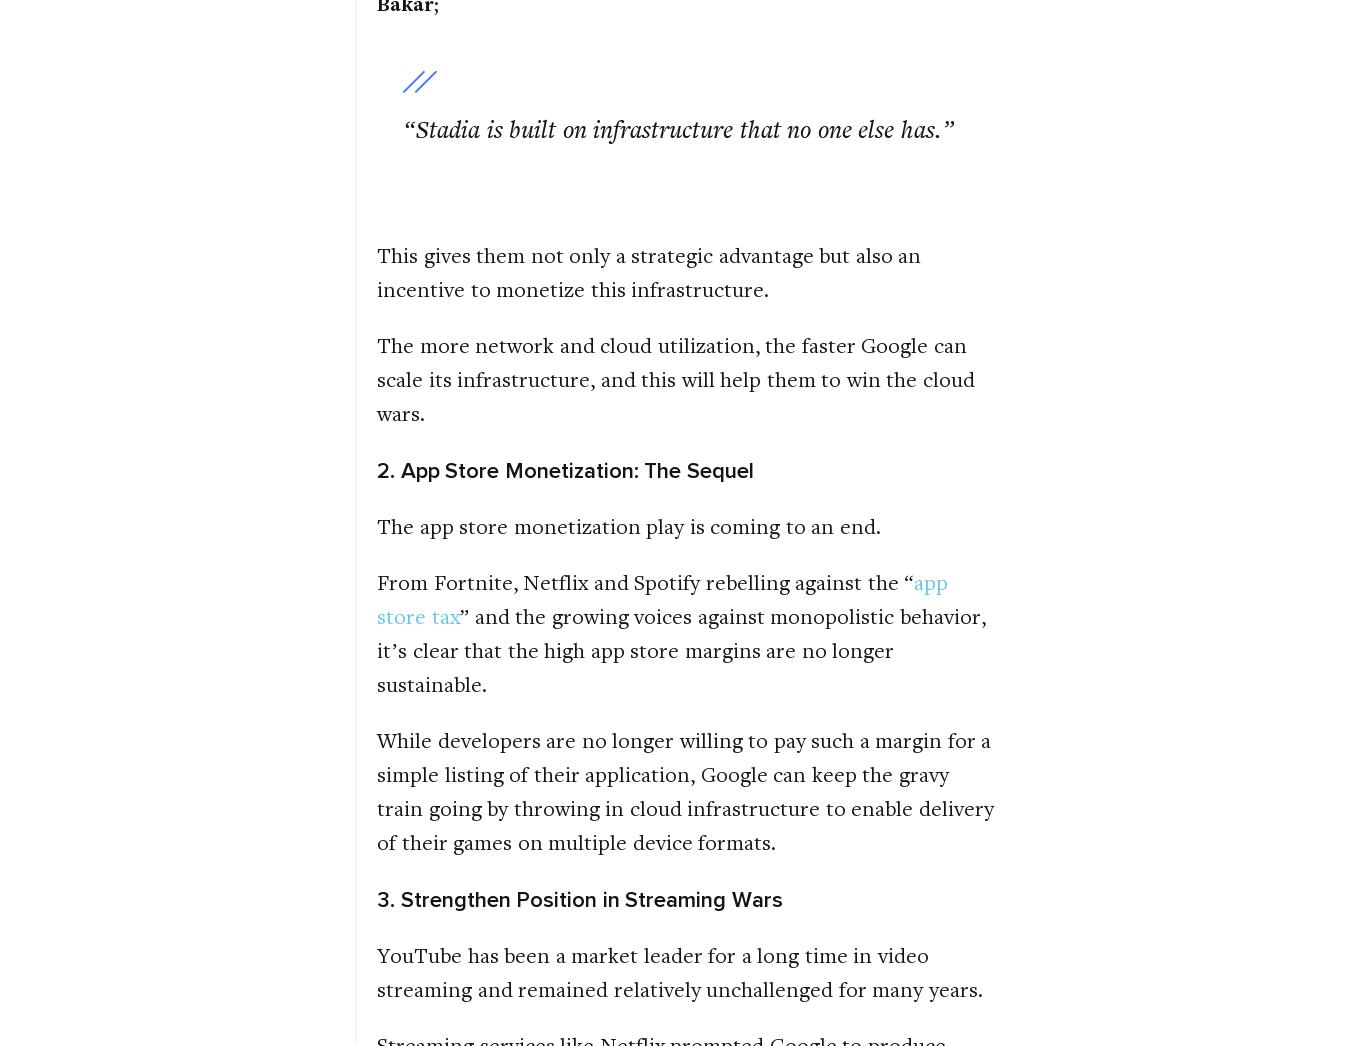 This screenshot has width=1350, height=1046. Describe the element at coordinates (683, 790) in the screenshot. I see `'While developers are no longer willing to pay such a margin for a simple listing of their application, Google can keep the gravy train going by throwing in cloud infrastructure to enable delivery of their games on multiple device formats.'` at that location.